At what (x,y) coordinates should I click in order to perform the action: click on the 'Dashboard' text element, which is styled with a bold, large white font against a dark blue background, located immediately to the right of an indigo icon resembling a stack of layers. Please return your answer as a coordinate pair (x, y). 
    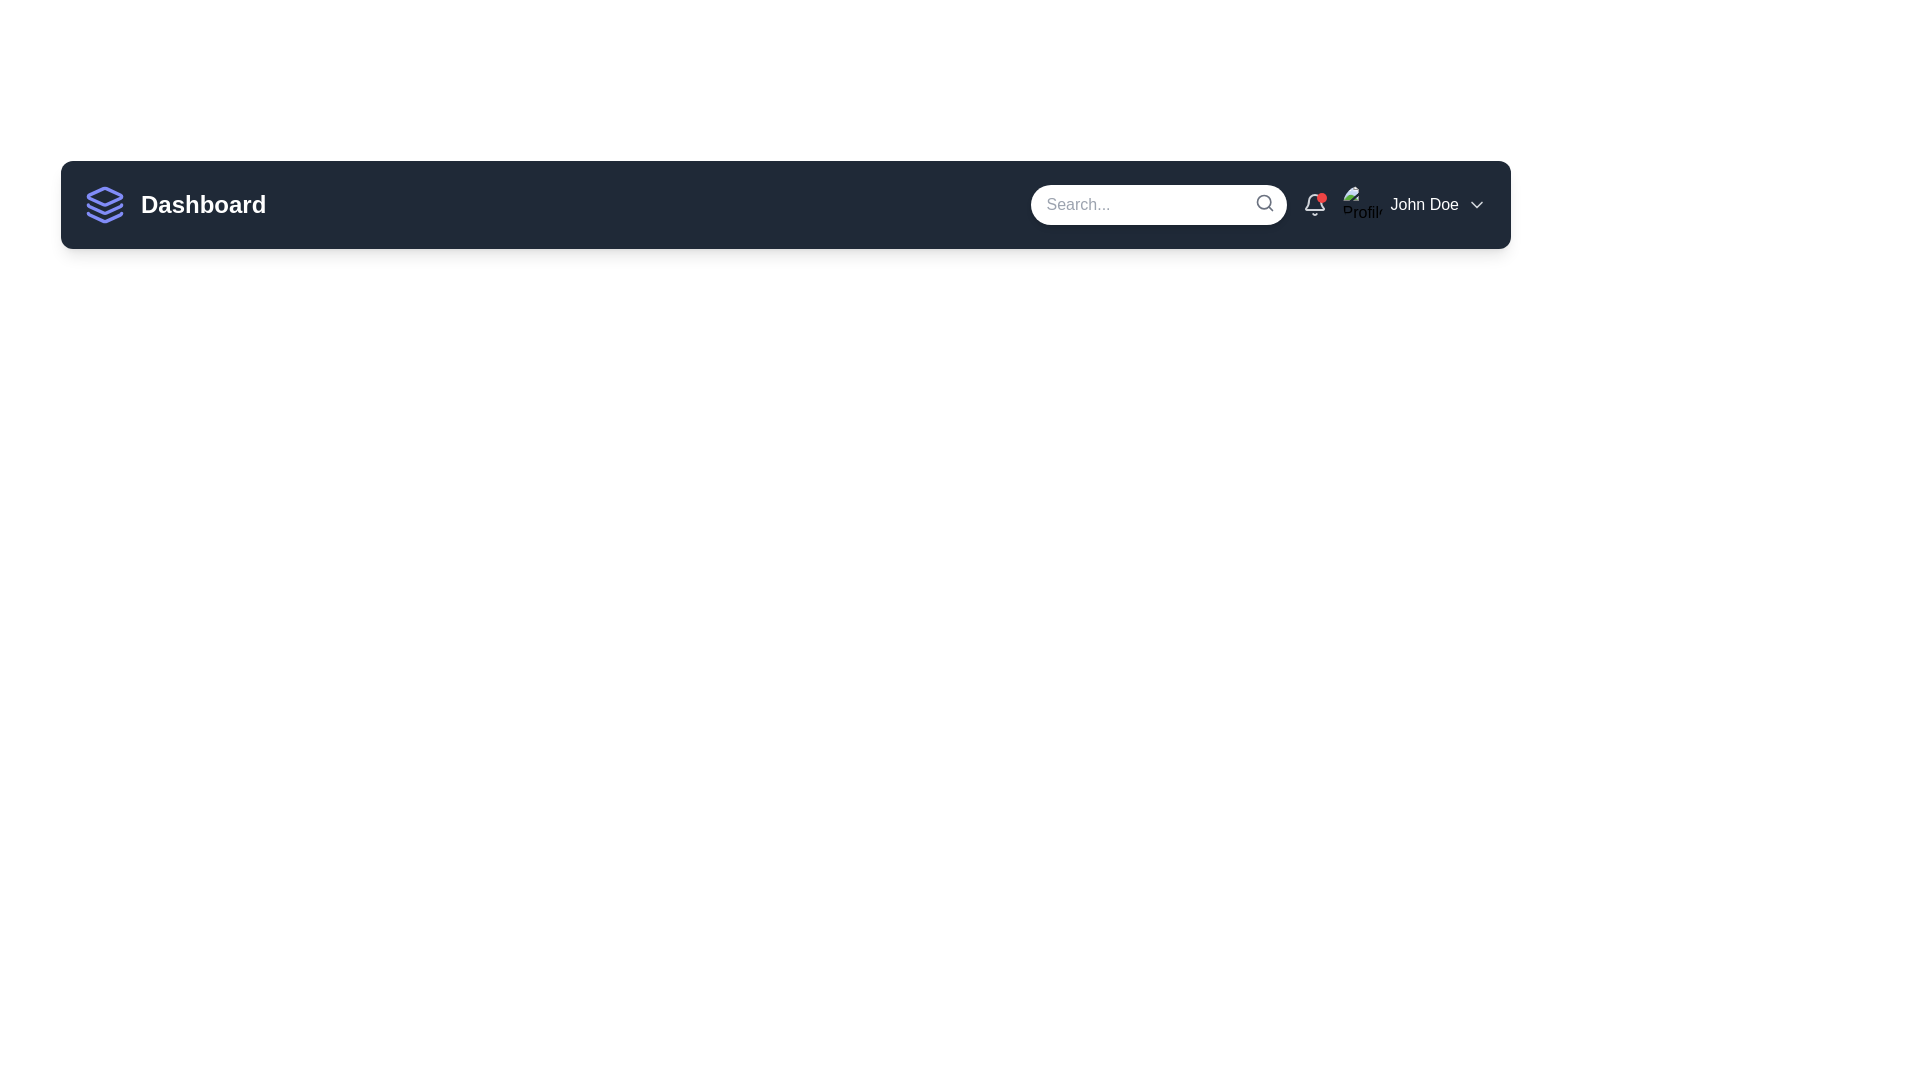
    Looking at the image, I should click on (203, 204).